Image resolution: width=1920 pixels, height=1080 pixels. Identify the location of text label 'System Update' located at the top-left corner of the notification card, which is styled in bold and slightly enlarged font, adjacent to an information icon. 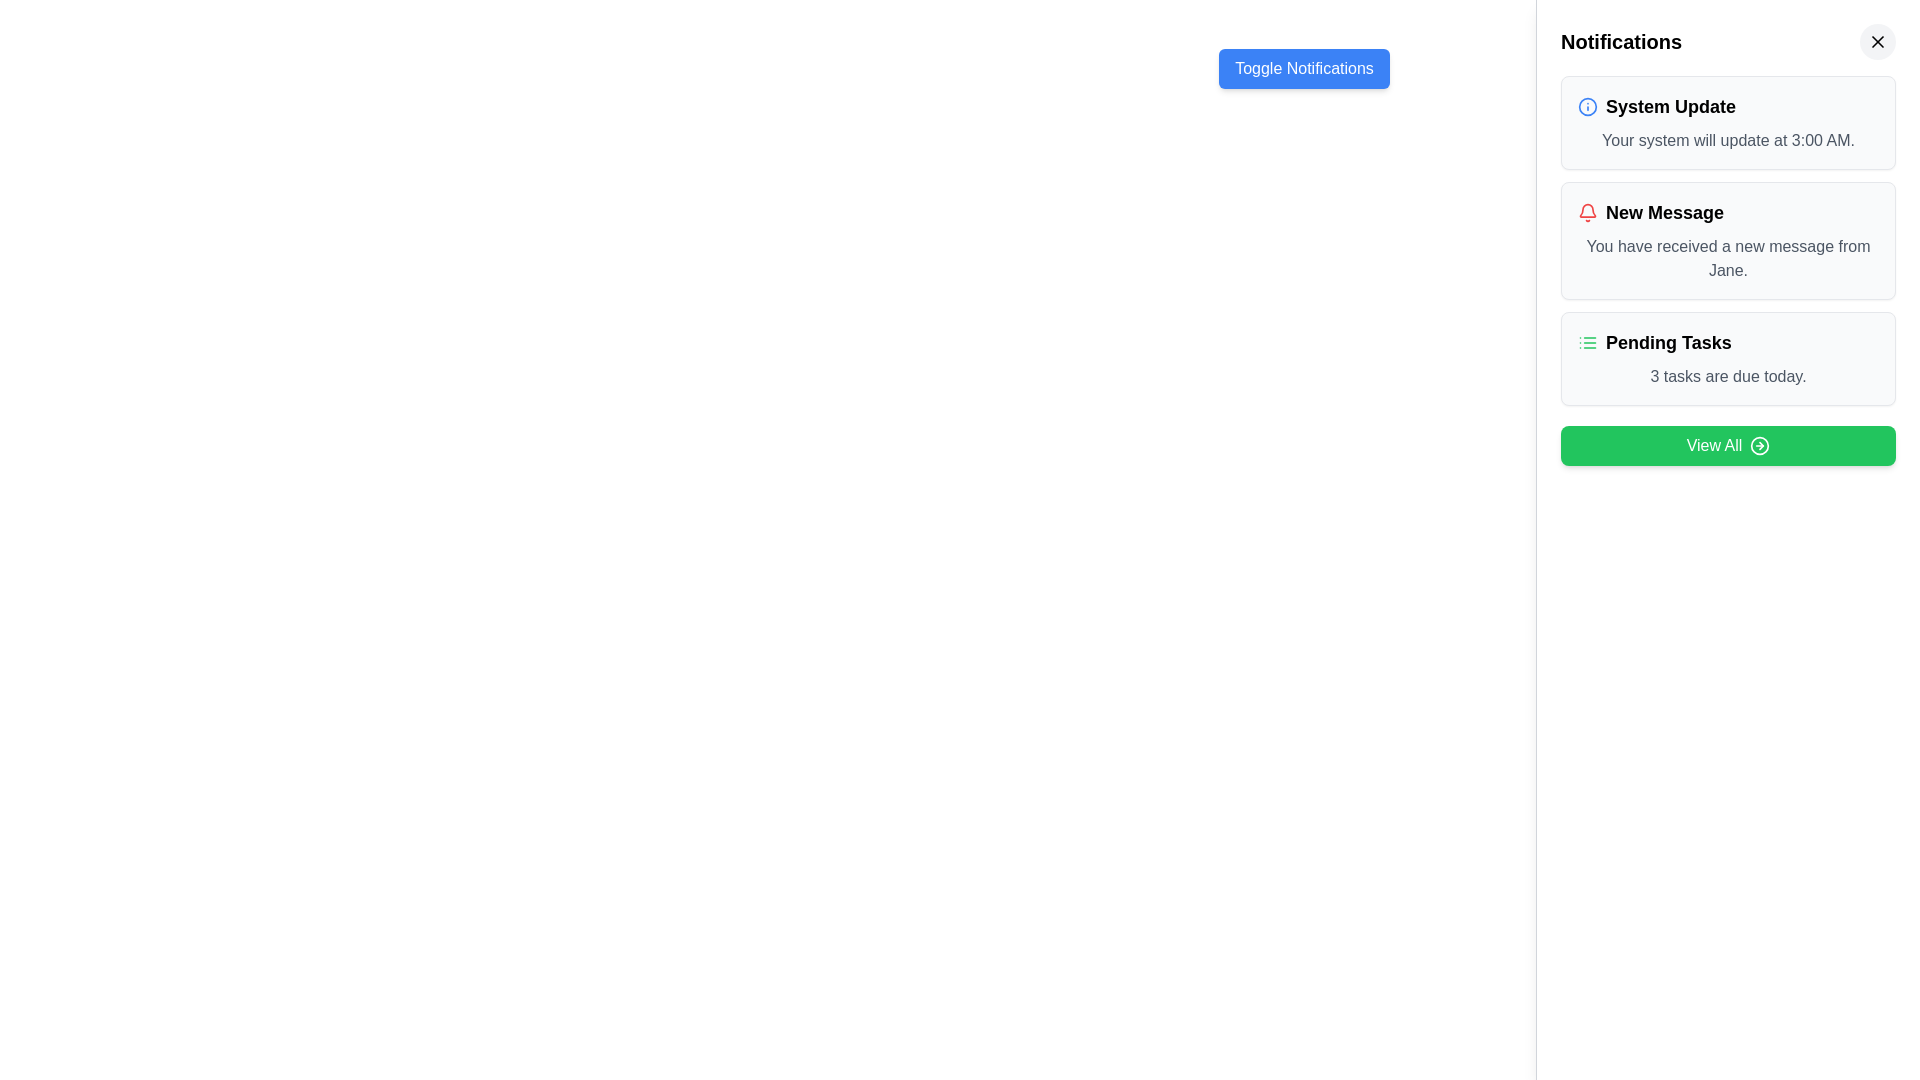
(1727, 107).